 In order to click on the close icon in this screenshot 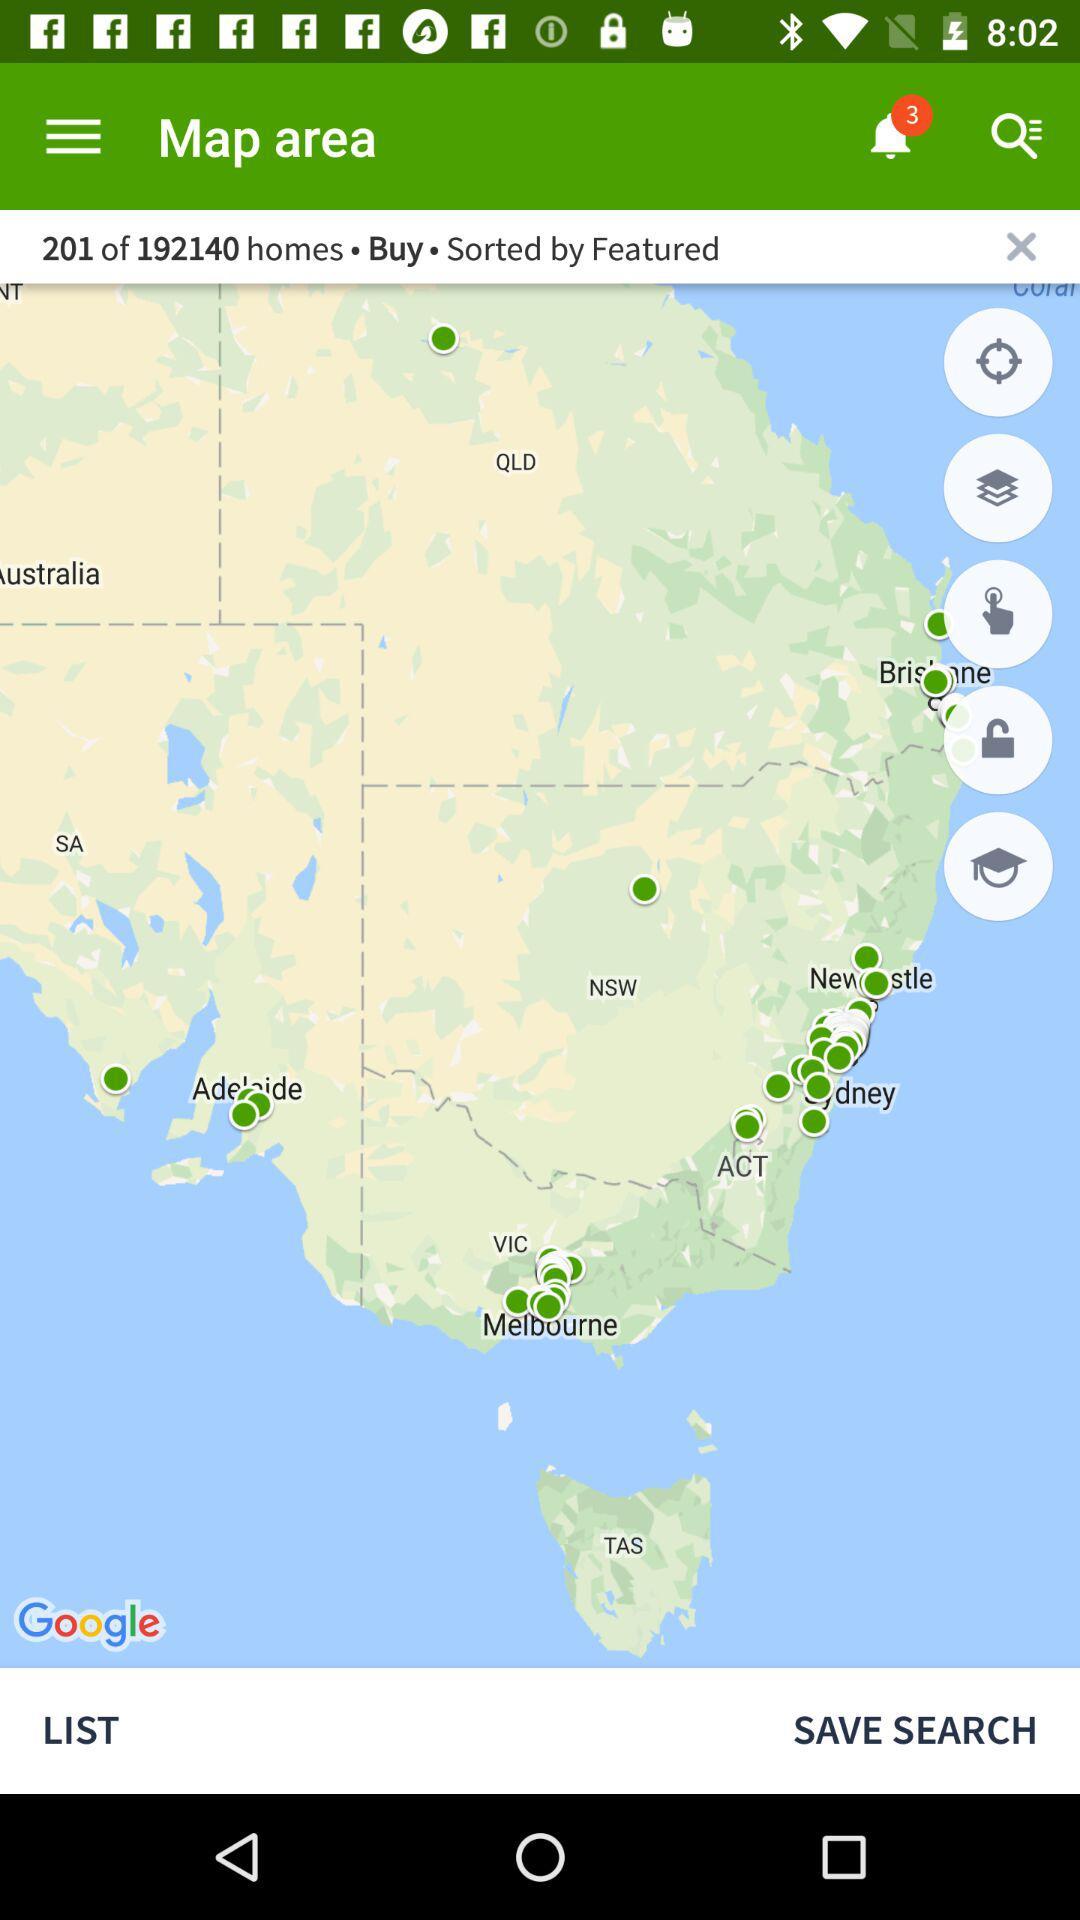, I will do `click(1021, 245)`.